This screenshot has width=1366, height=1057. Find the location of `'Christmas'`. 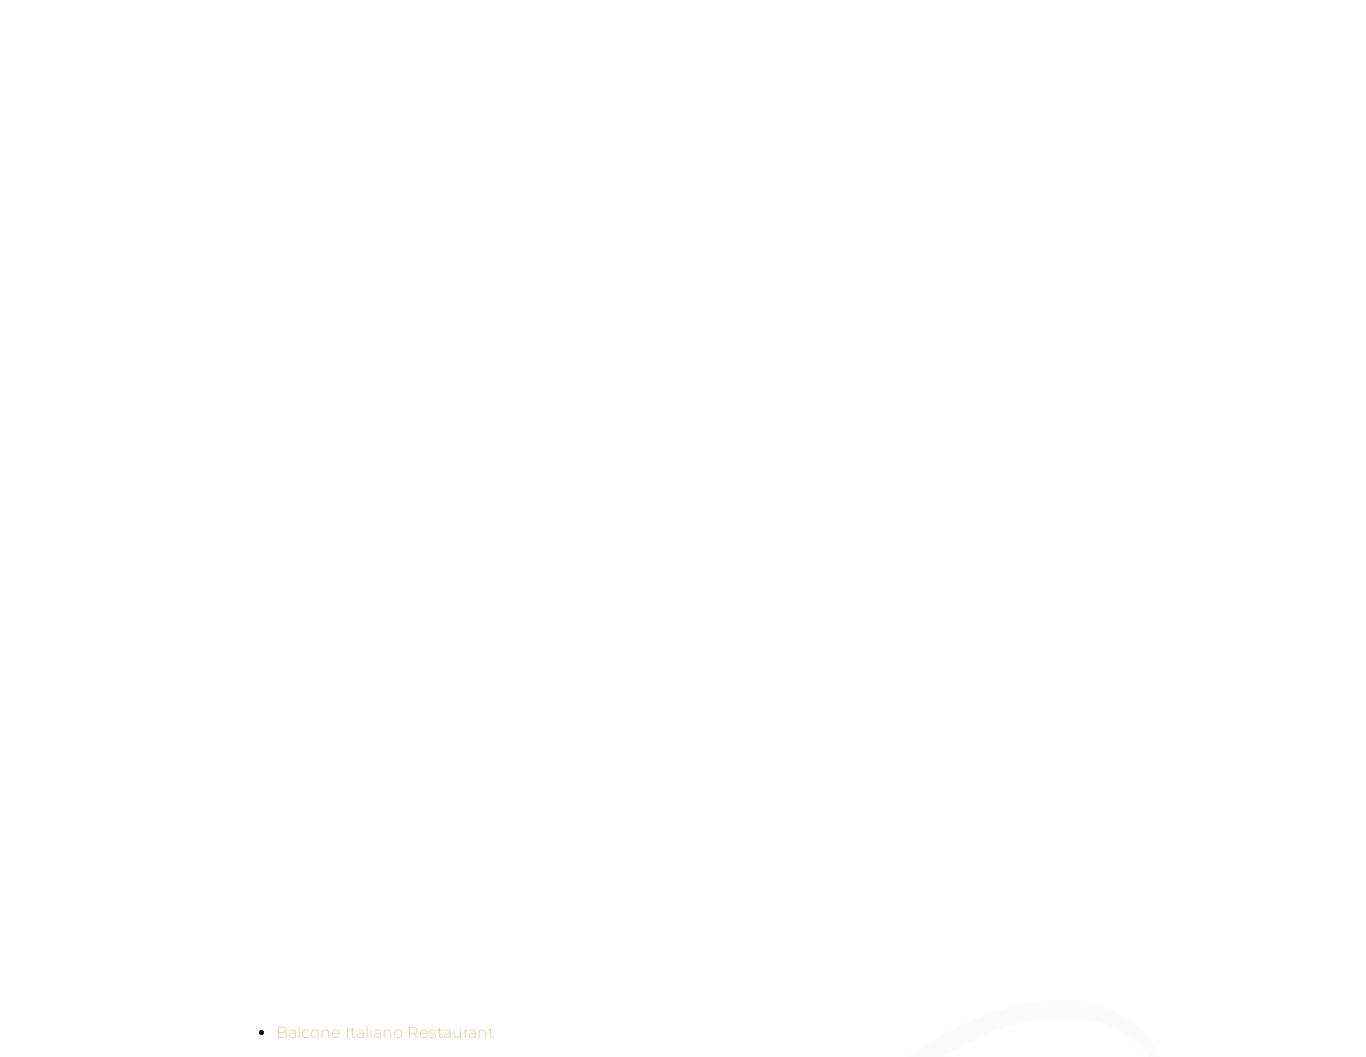

'Christmas' is located at coordinates (342, 269).